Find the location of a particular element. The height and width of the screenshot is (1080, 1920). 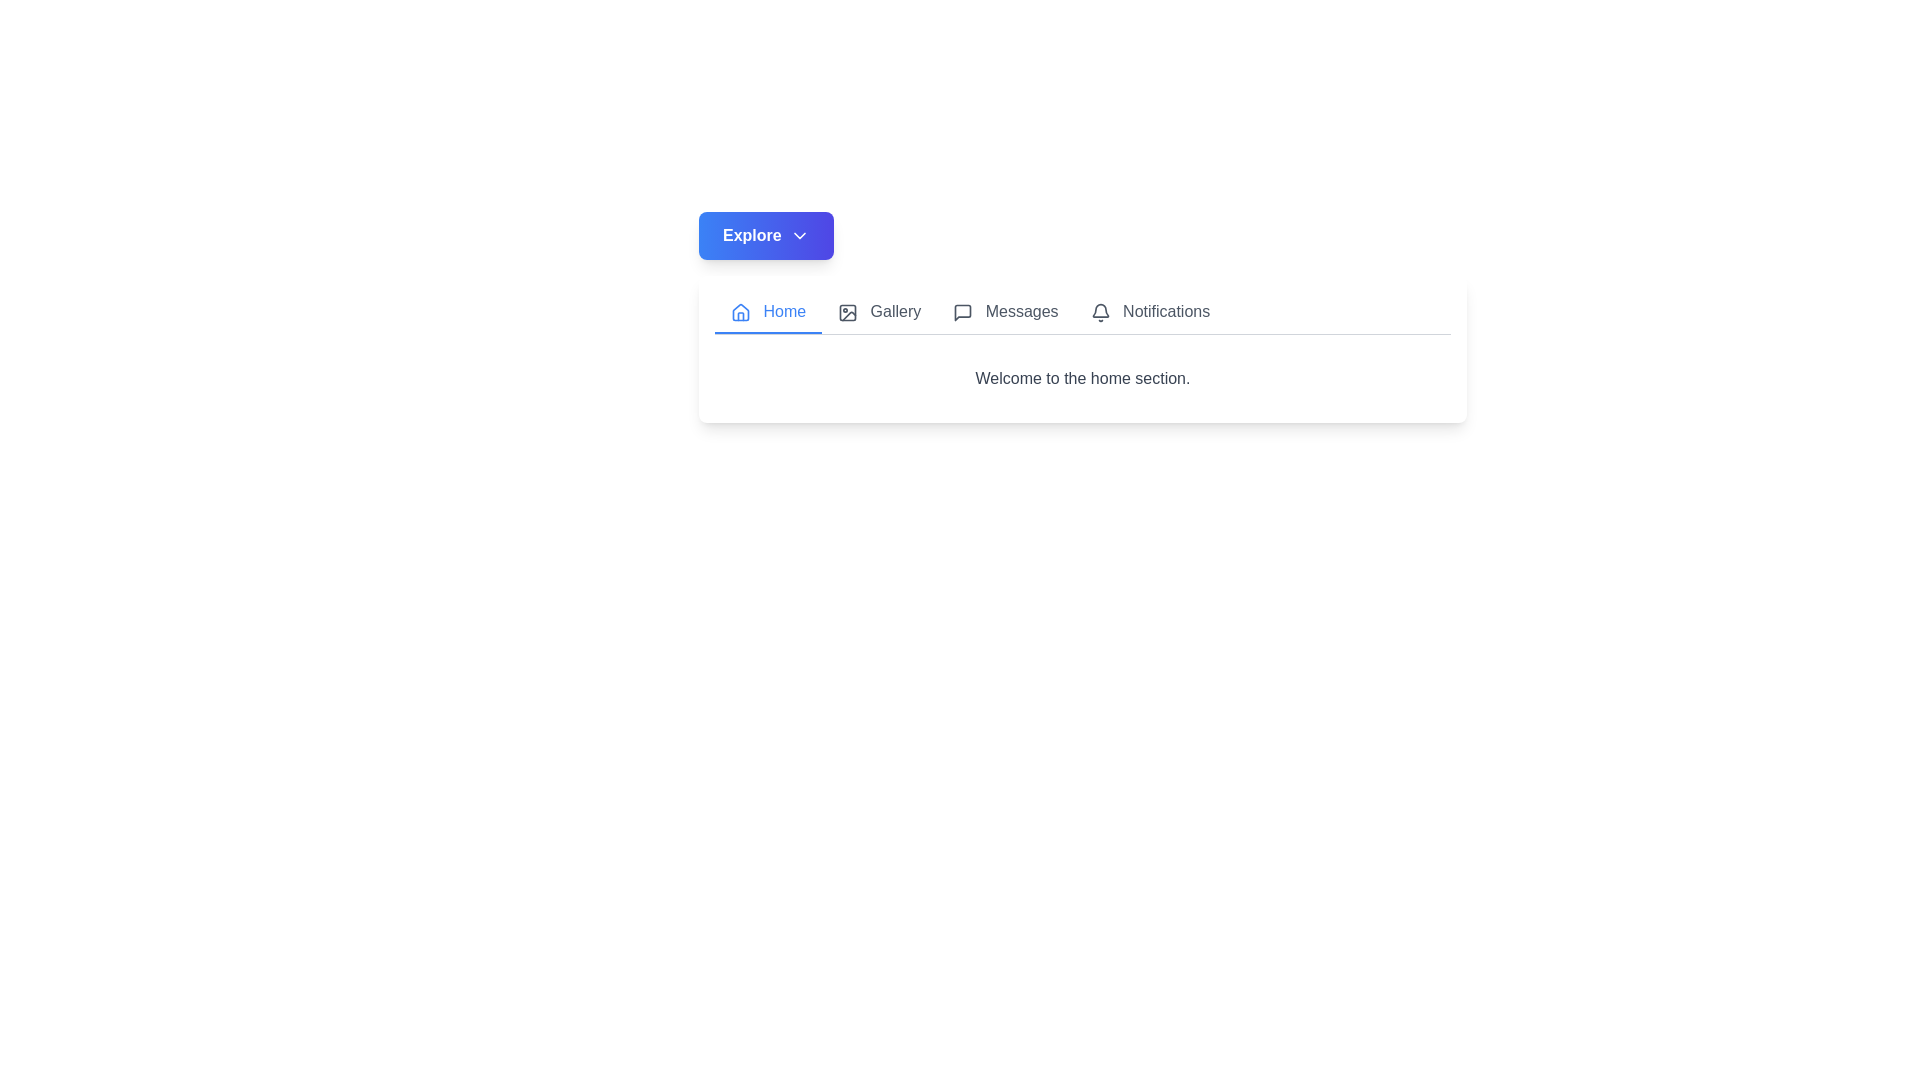

the bell icon in the horizontal navigation bar is located at coordinates (1099, 312).